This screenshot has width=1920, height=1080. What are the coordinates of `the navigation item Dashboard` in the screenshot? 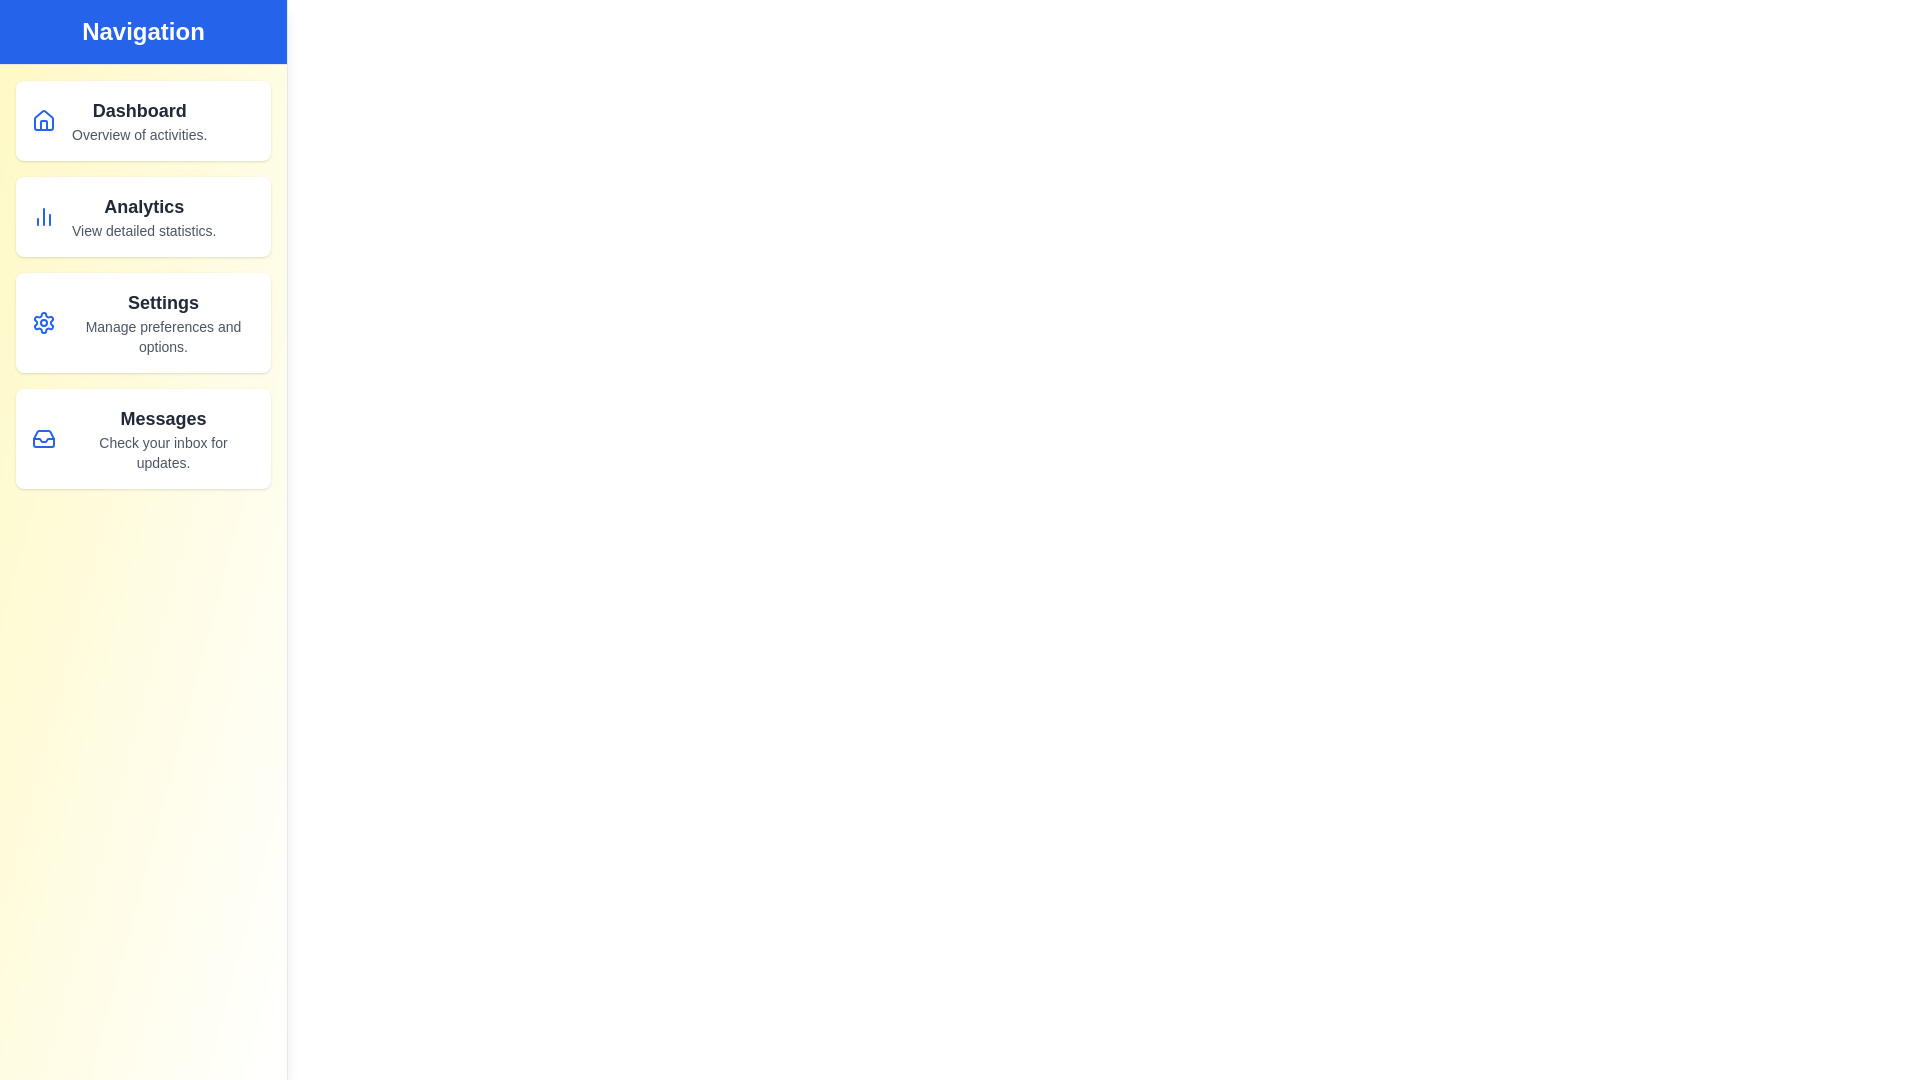 It's located at (142, 120).